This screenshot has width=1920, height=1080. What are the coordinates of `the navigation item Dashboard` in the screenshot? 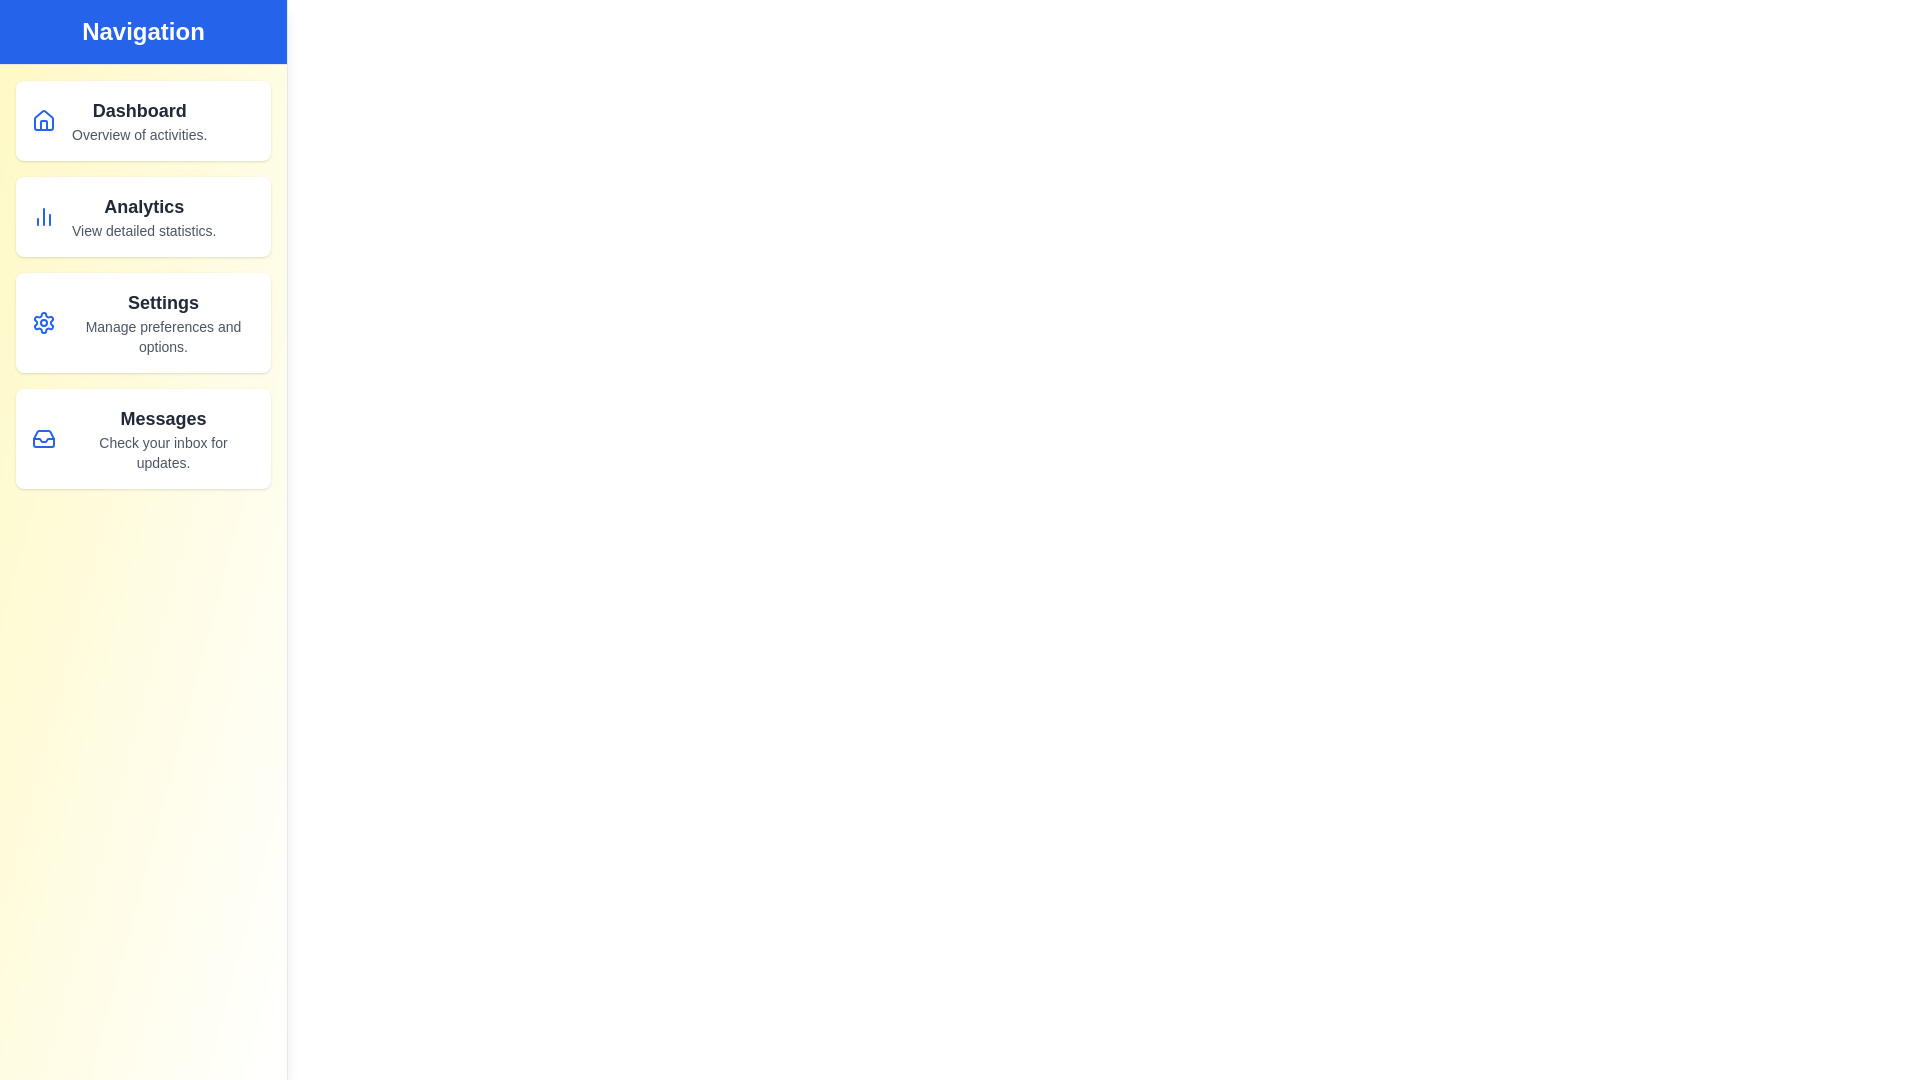 It's located at (142, 120).